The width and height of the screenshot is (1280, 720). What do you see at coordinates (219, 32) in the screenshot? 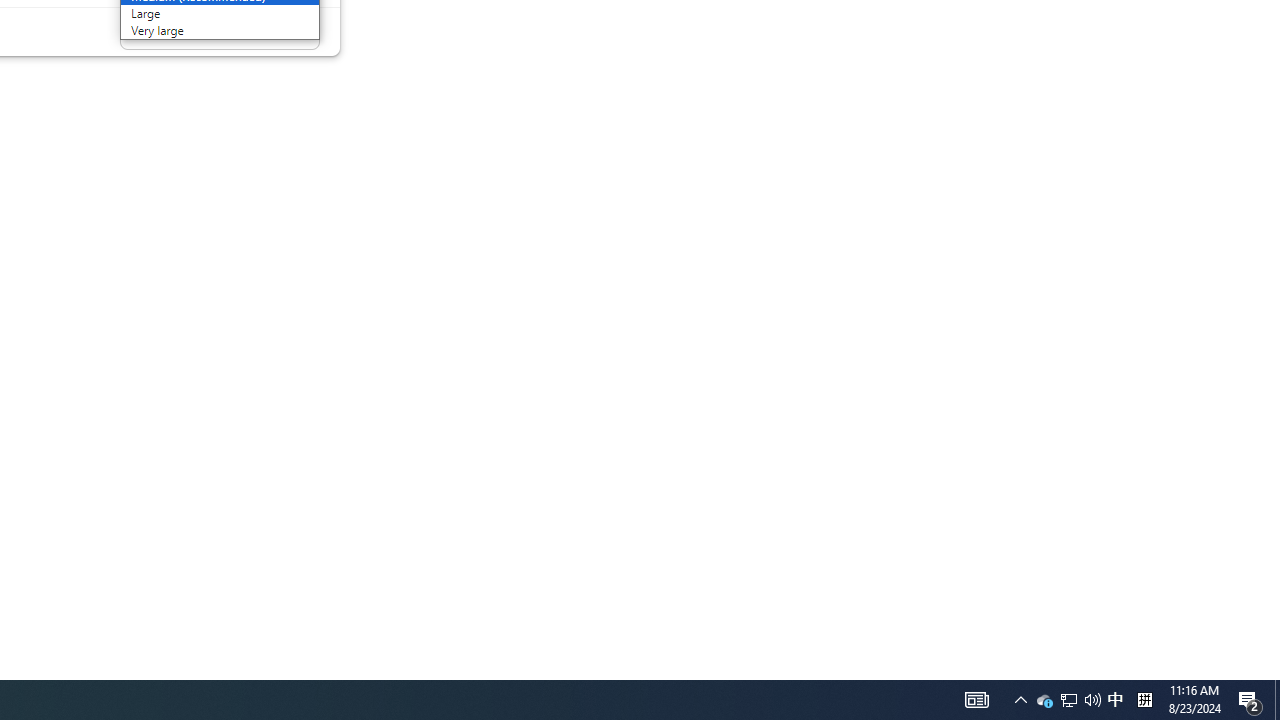
I see `'Page zoom'` at bounding box center [219, 32].